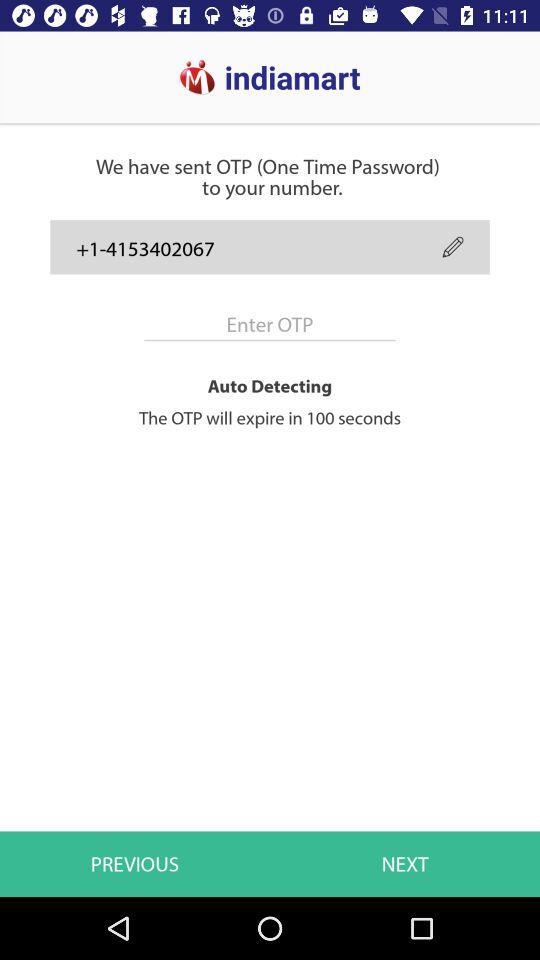  What do you see at coordinates (270, 324) in the screenshot?
I see `info` at bounding box center [270, 324].